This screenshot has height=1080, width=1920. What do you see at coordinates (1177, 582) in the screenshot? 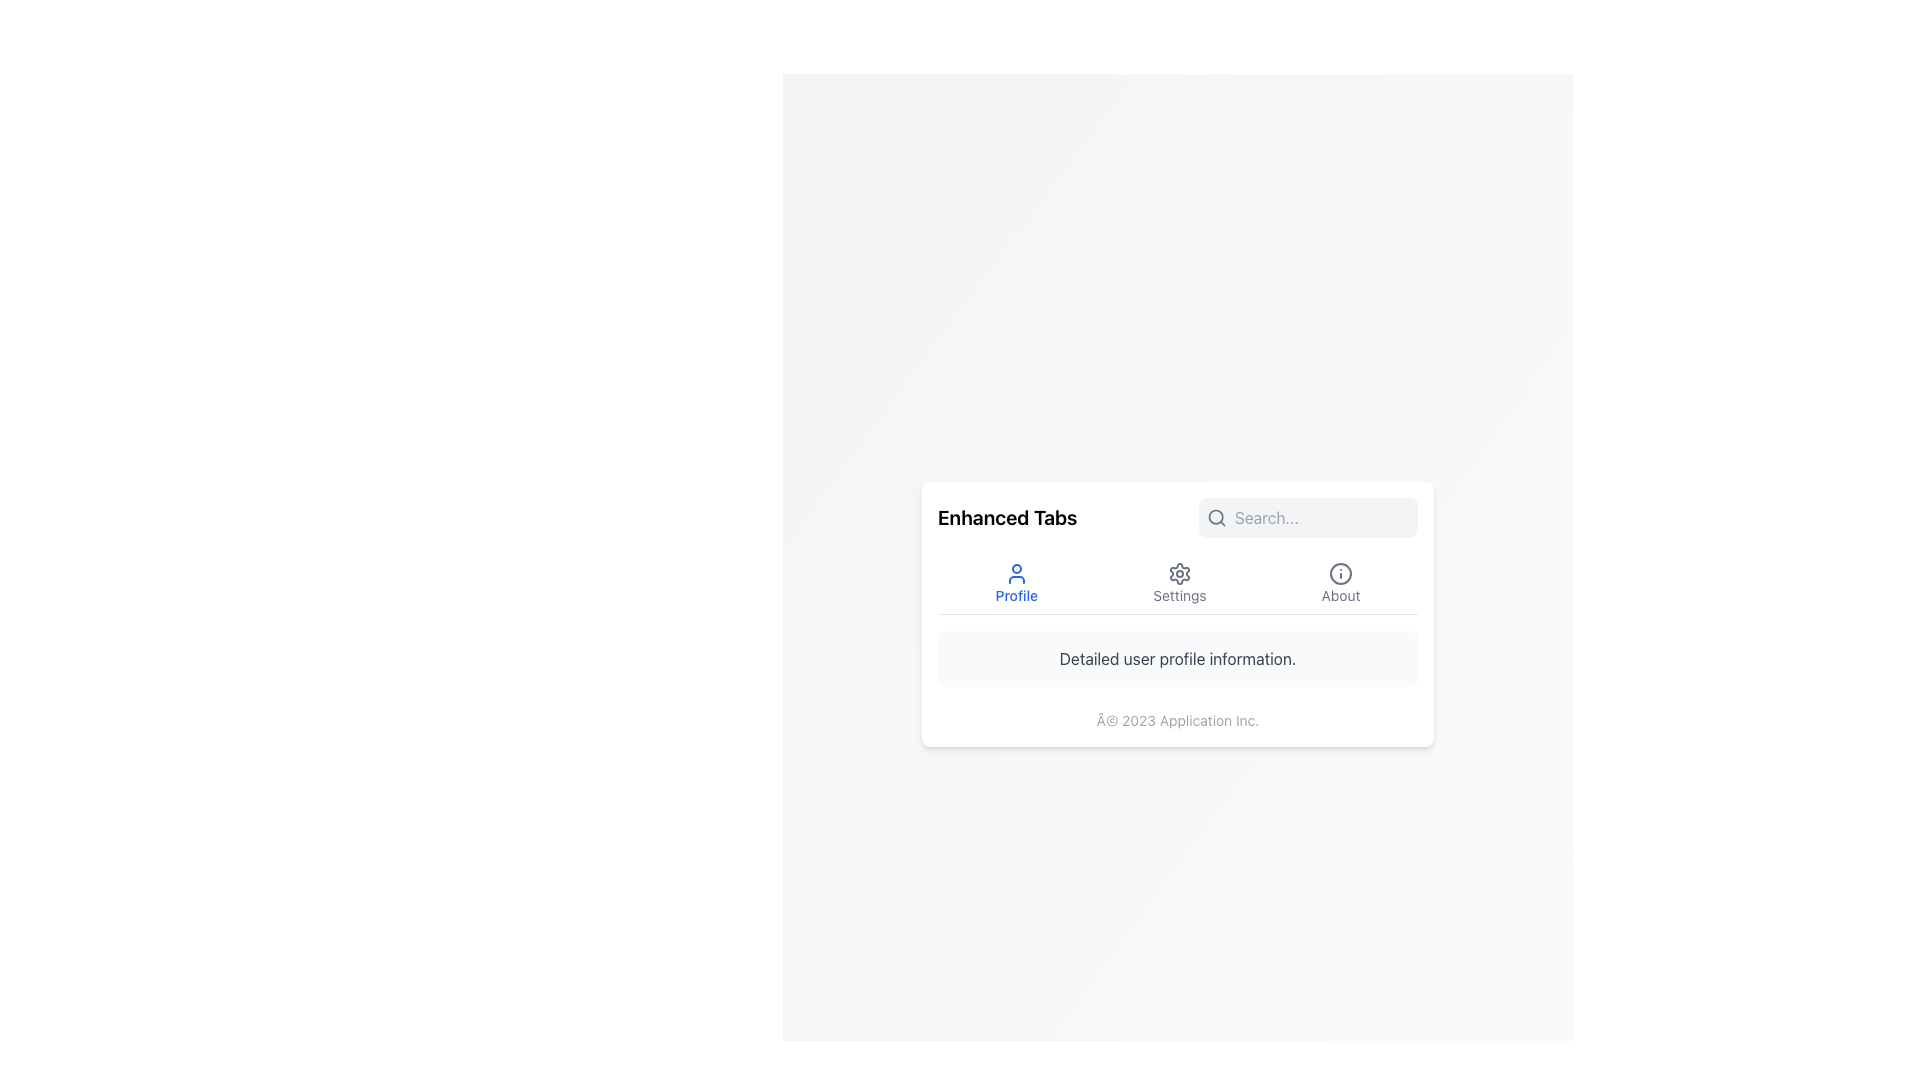
I see `the 'Settings' button in the horizontal navigation bar` at bounding box center [1177, 582].